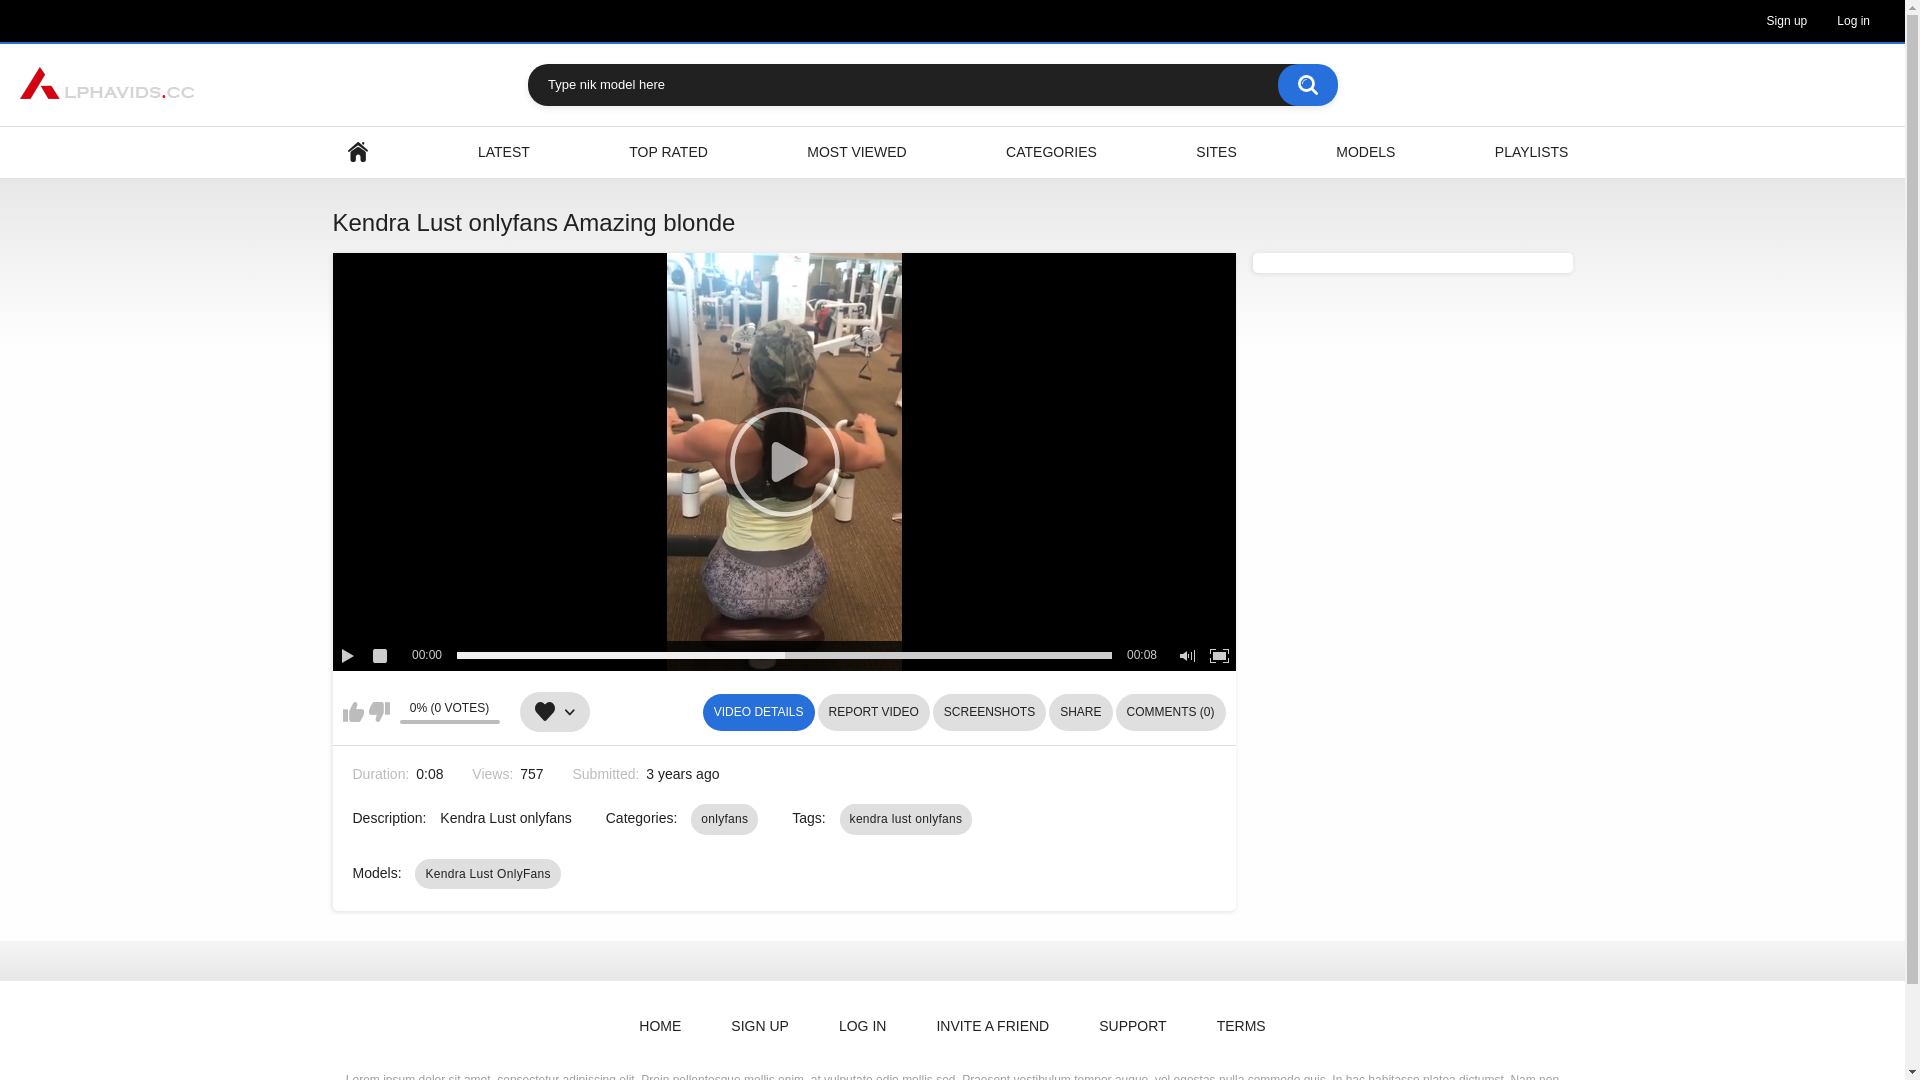  I want to click on 'SITES', so click(1214, 151).